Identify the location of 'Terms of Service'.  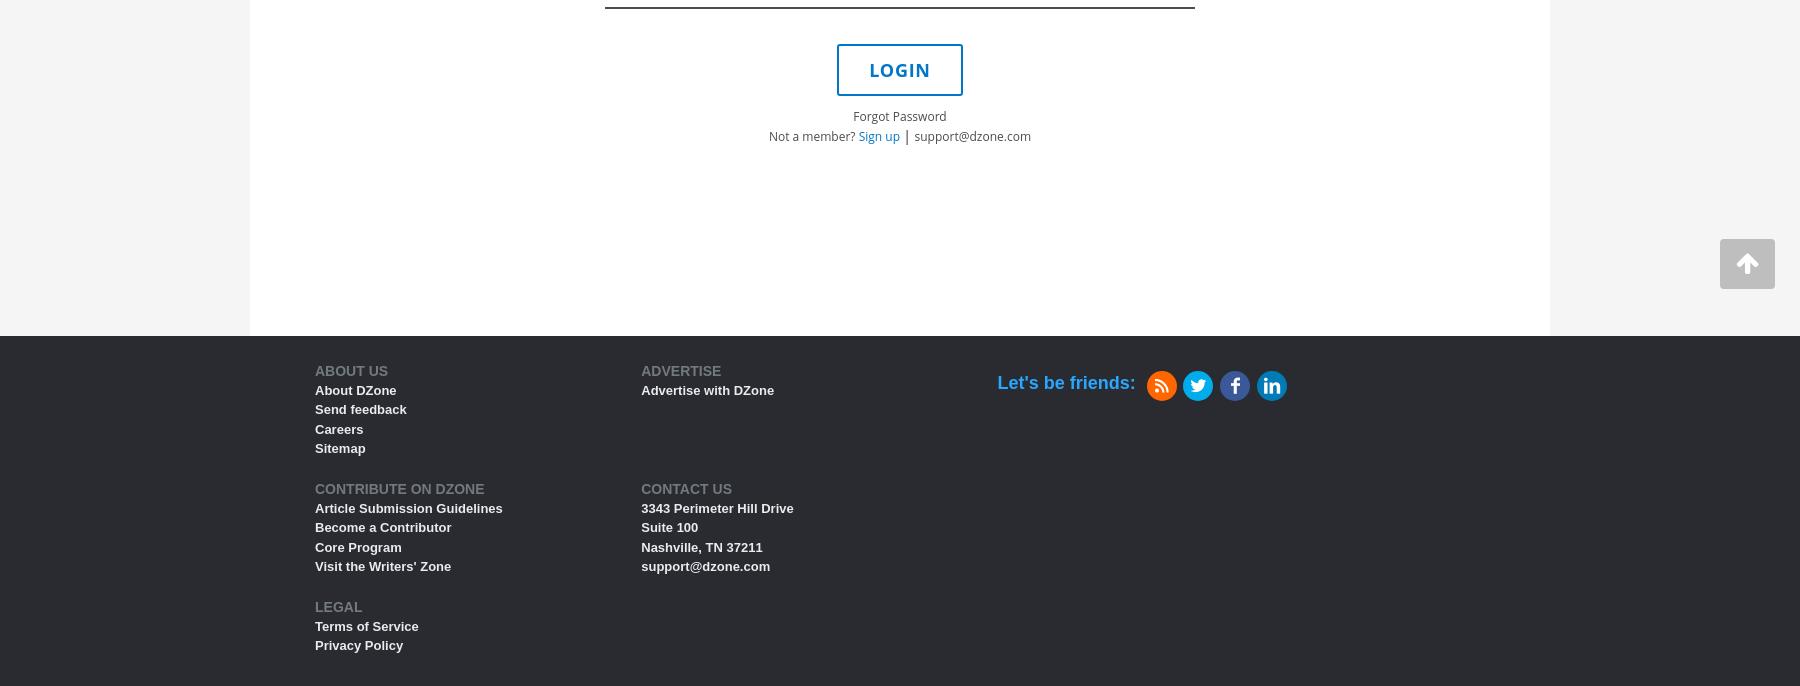
(366, 625).